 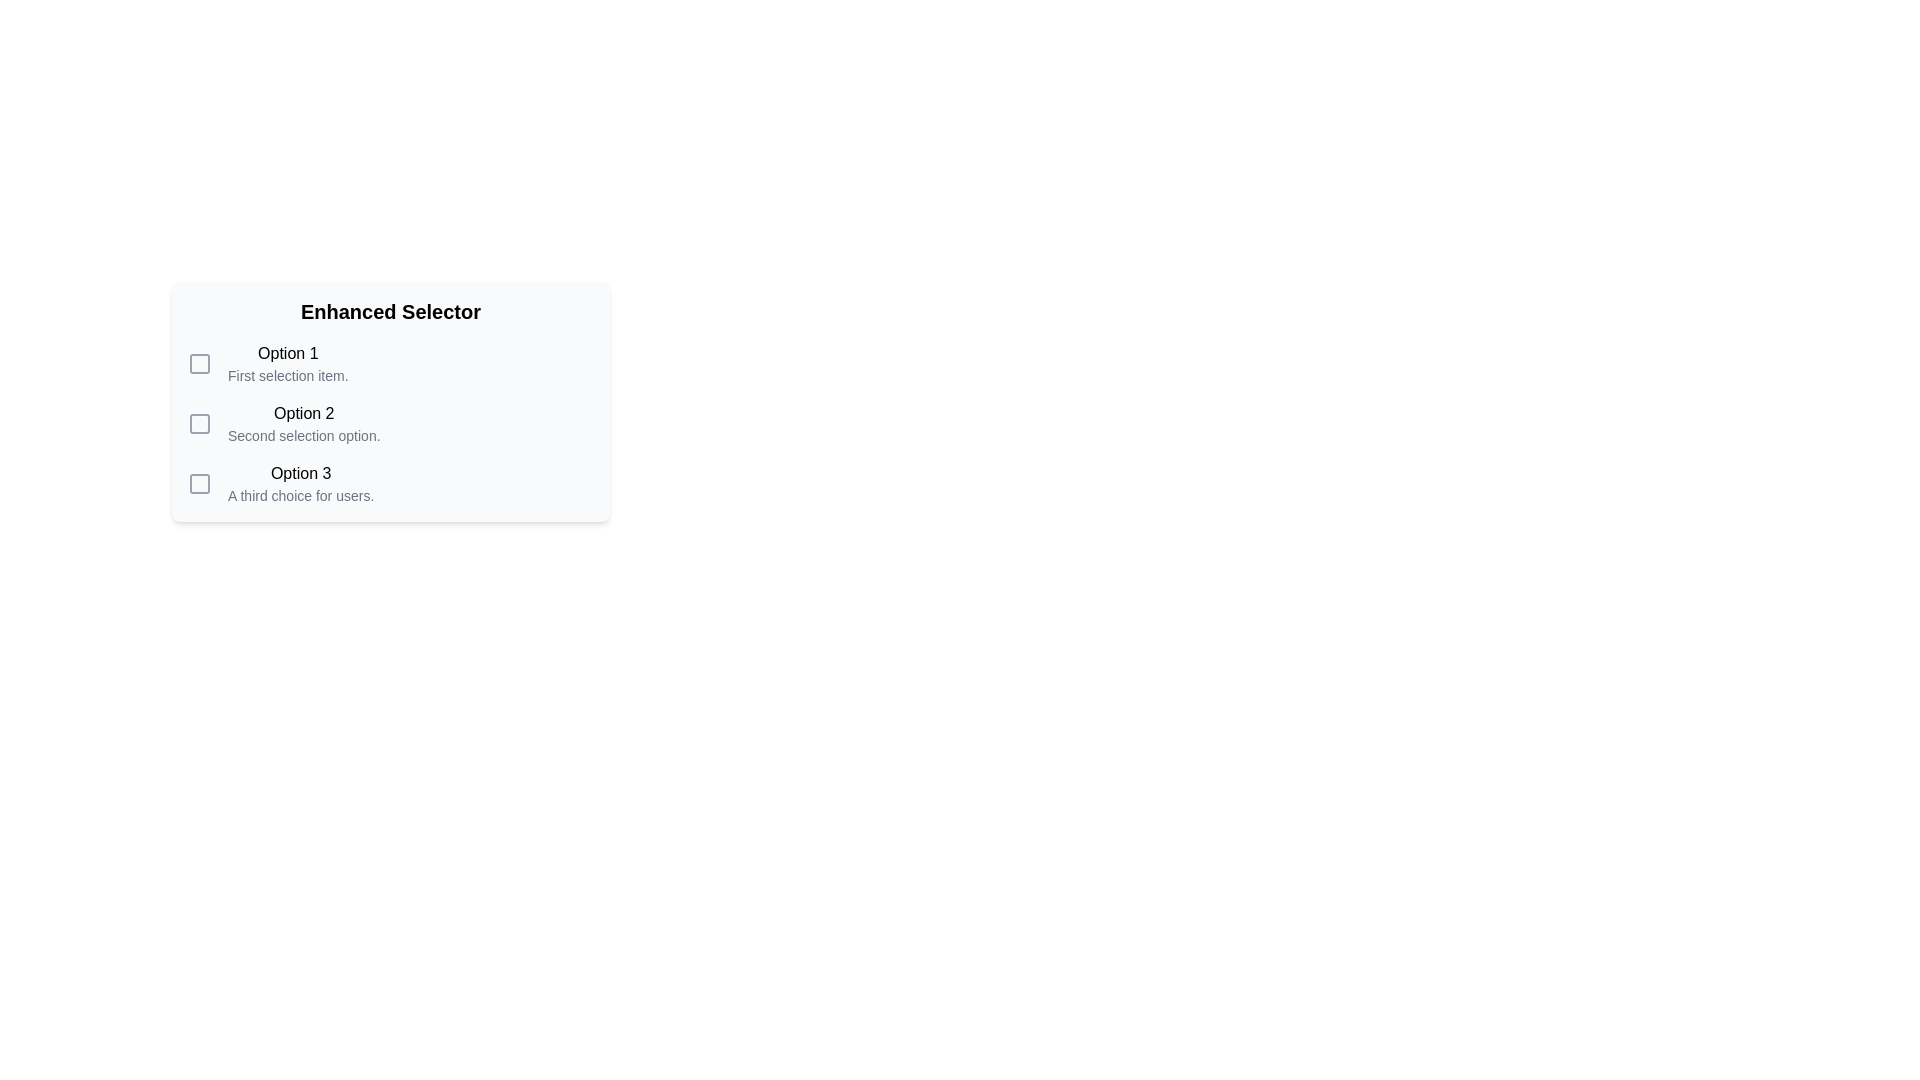 I want to click on the text label element reading 'Second selection option' which is styled in small-sized gray font and positioned directly beneath the bold 'Option 2' label, so click(x=303, y=434).